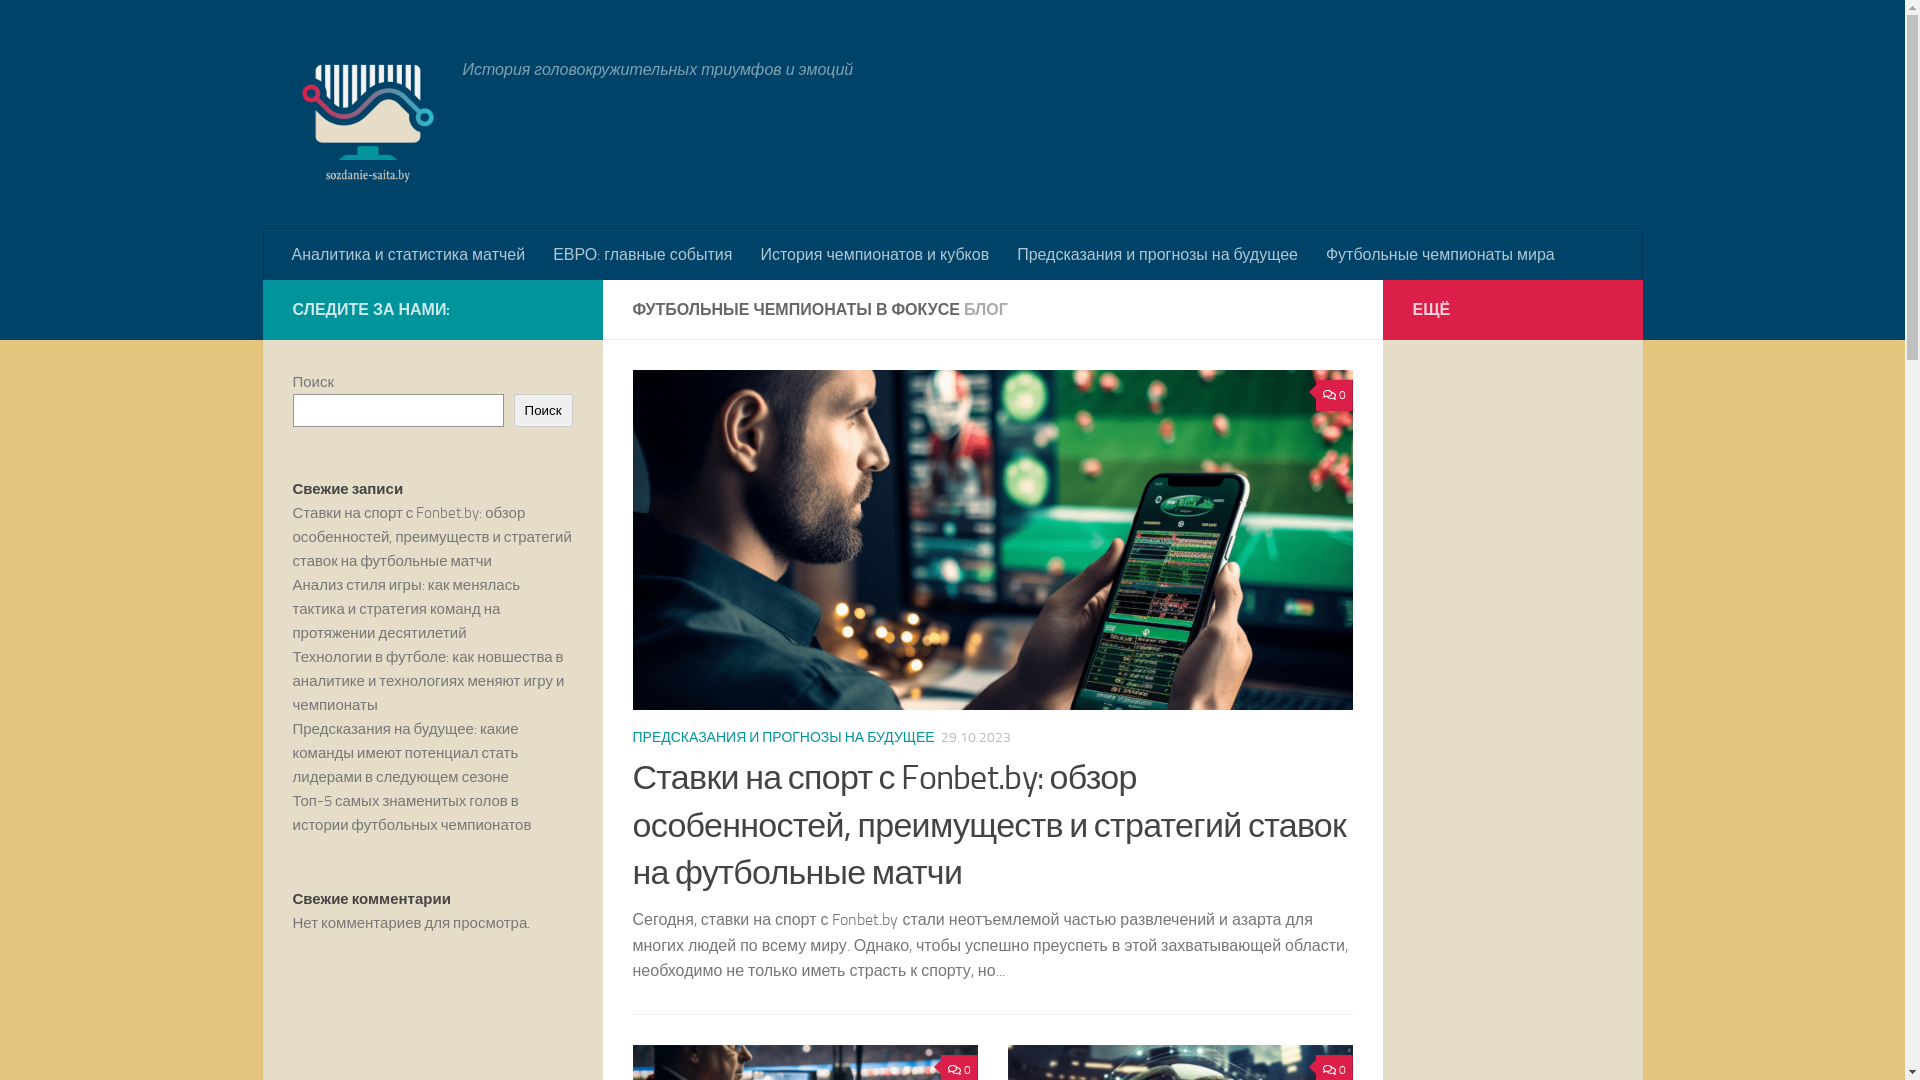 This screenshot has width=1920, height=1080. I want to click on '0', so click(1334, 395).